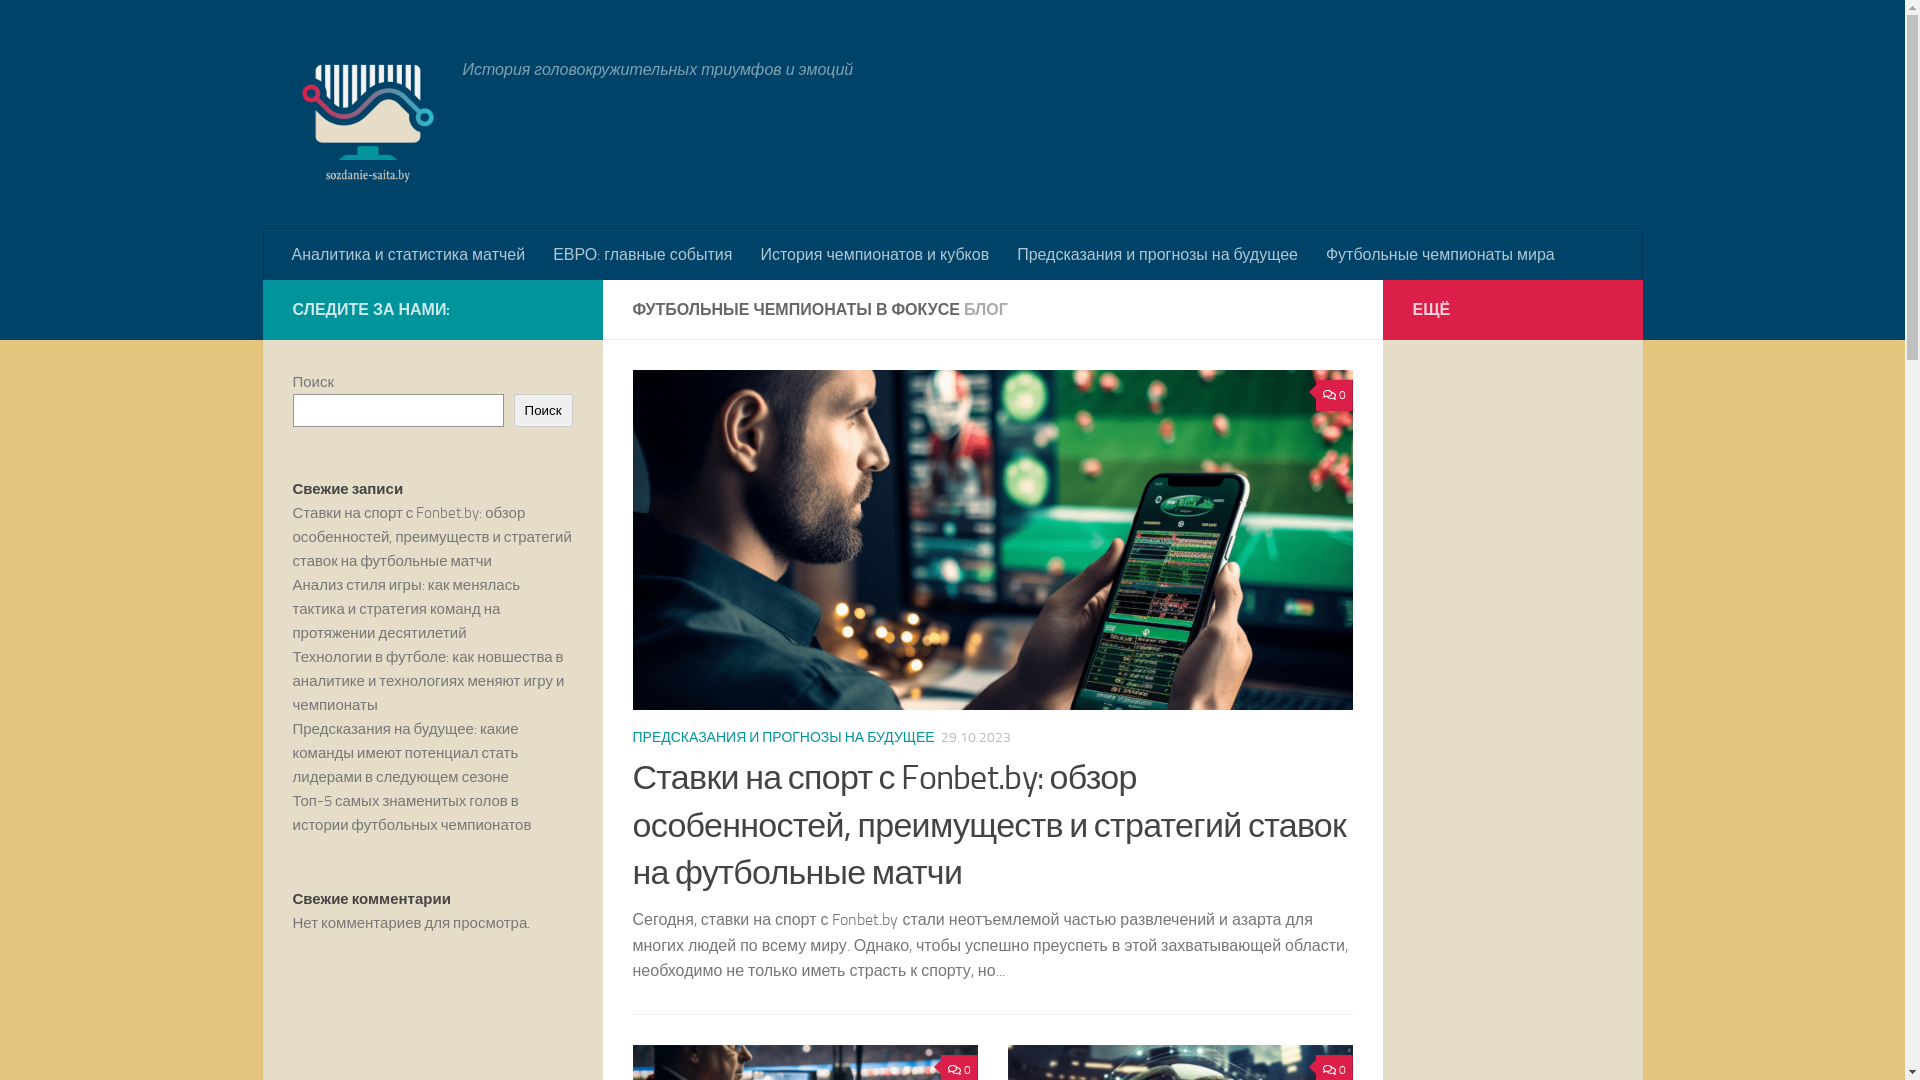 This screenshot has width=1920, height=1080. I want to click on '0', so click(1334, 395).